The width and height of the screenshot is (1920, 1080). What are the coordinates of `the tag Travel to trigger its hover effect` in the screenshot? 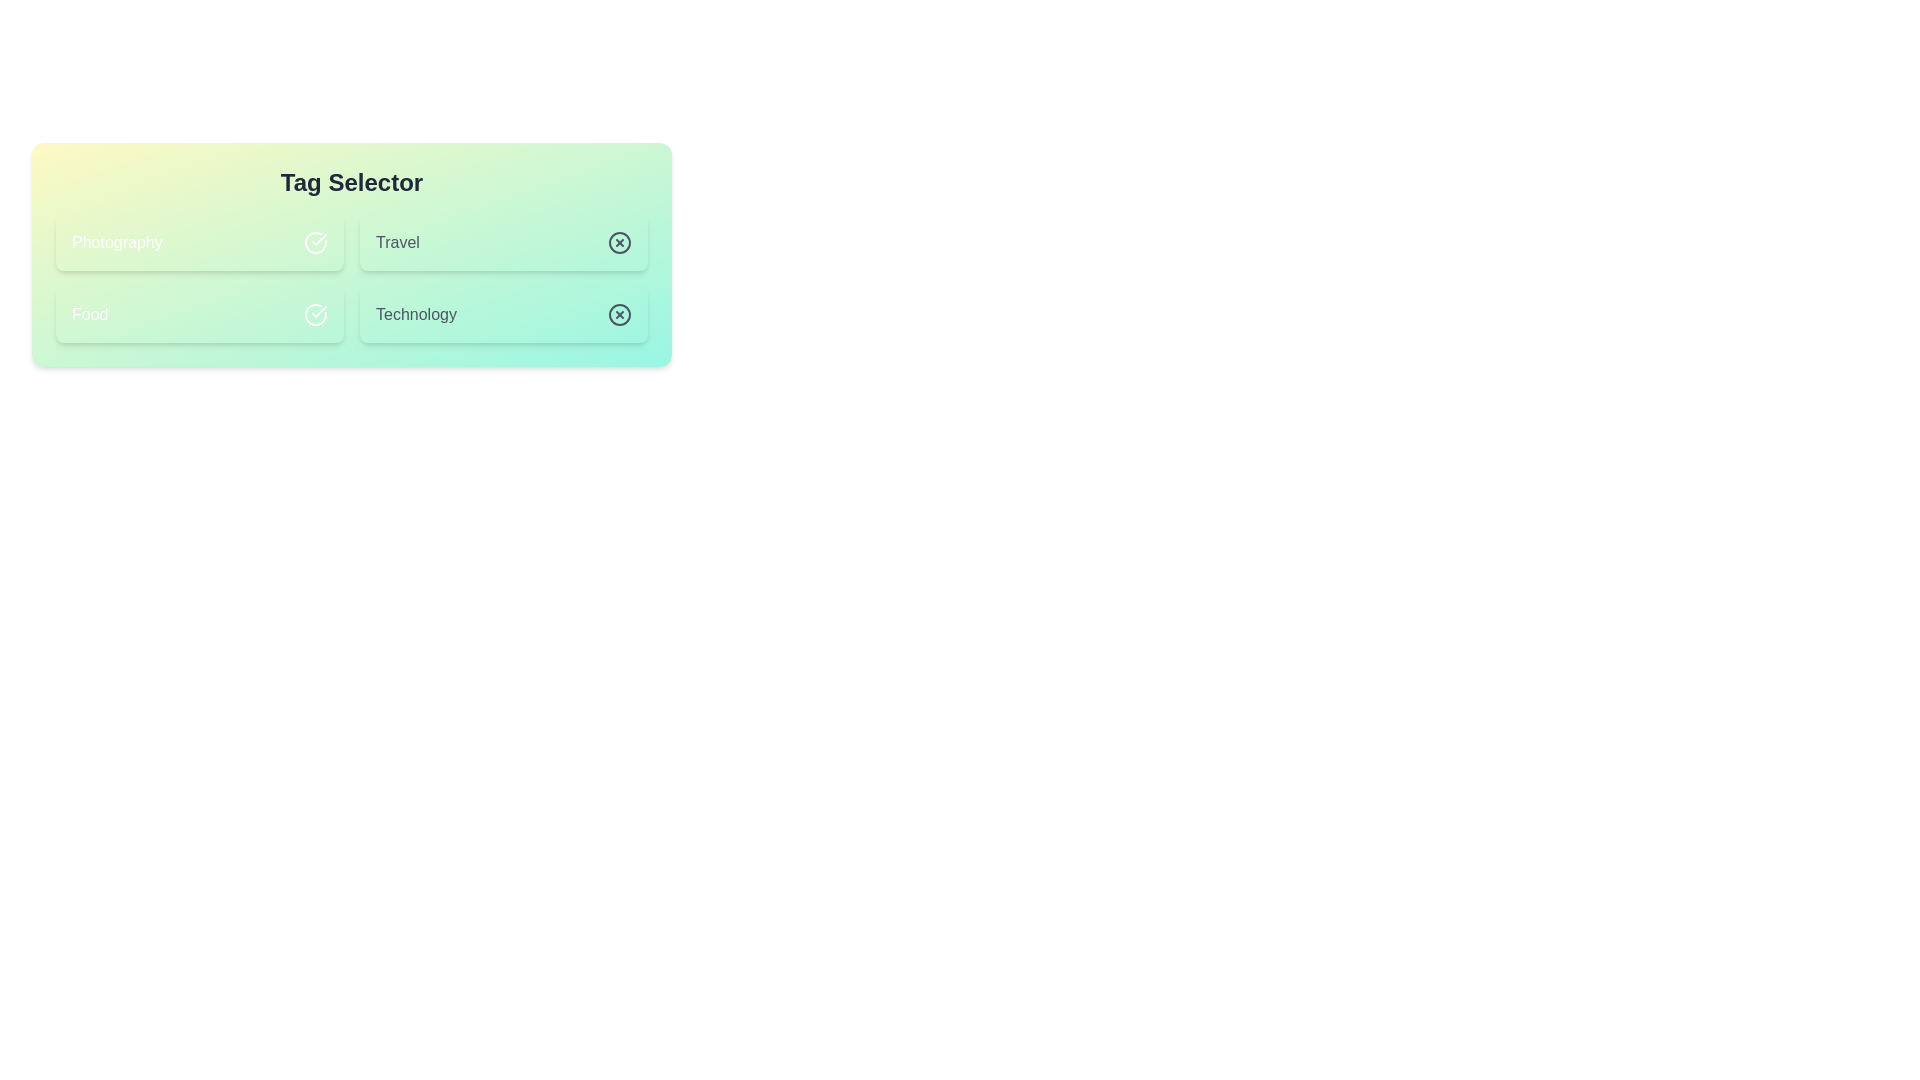 It's located at (504, 242).